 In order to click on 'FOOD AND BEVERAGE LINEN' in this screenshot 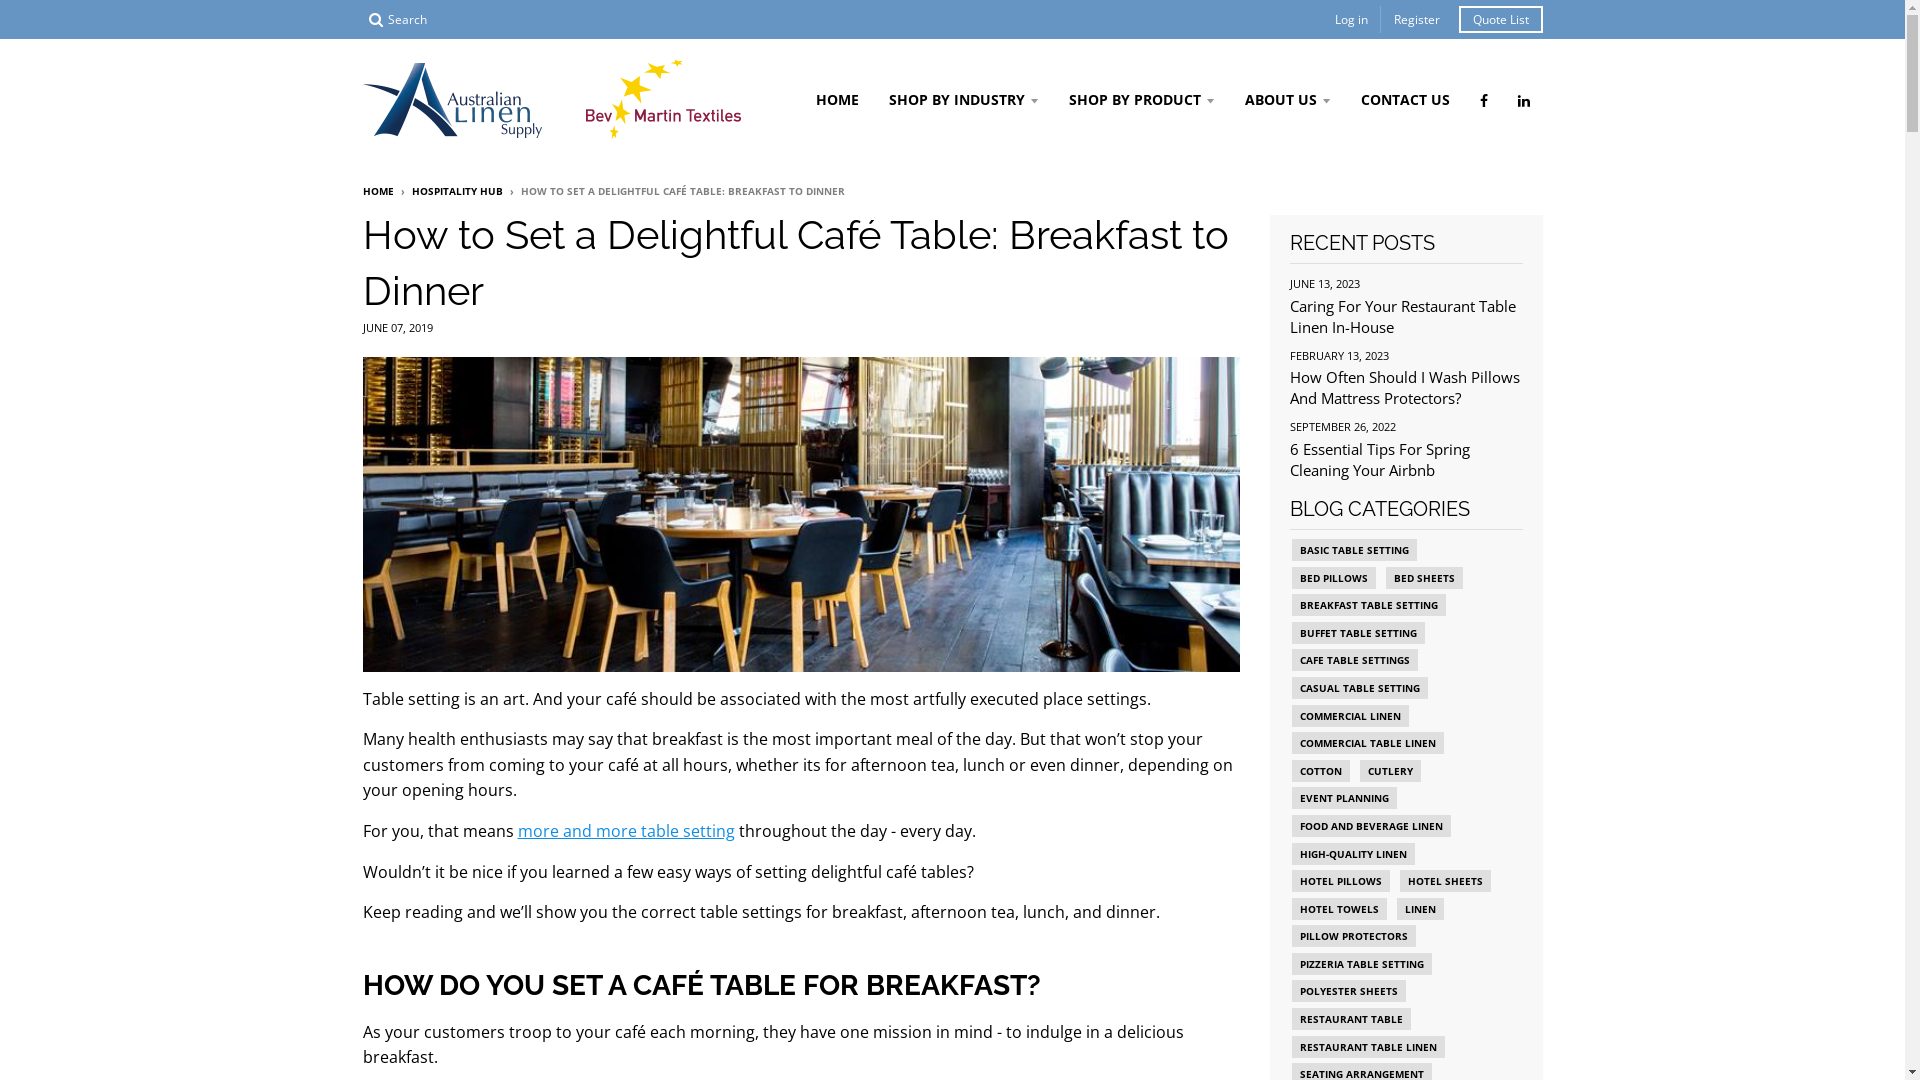, I will do `click(1370, 825)`.